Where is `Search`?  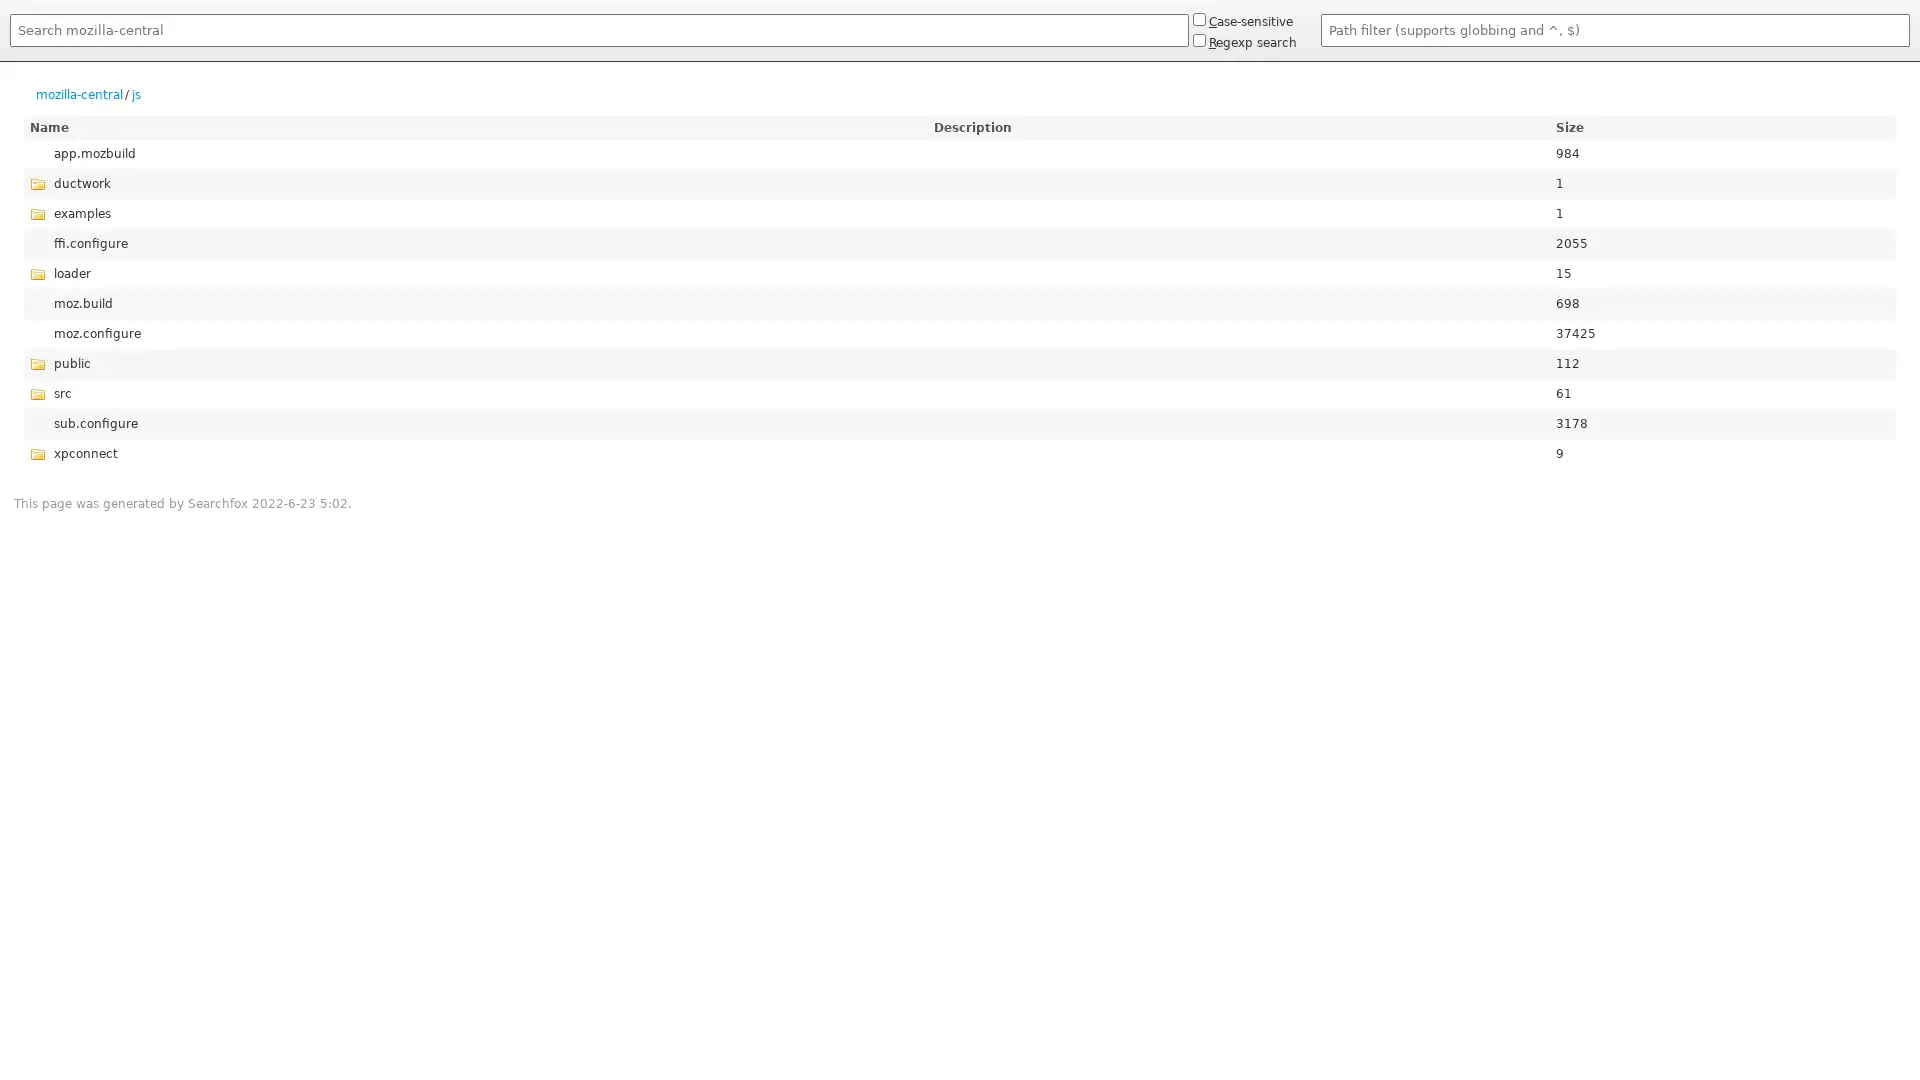
Search is located at coordinates (9, 50).